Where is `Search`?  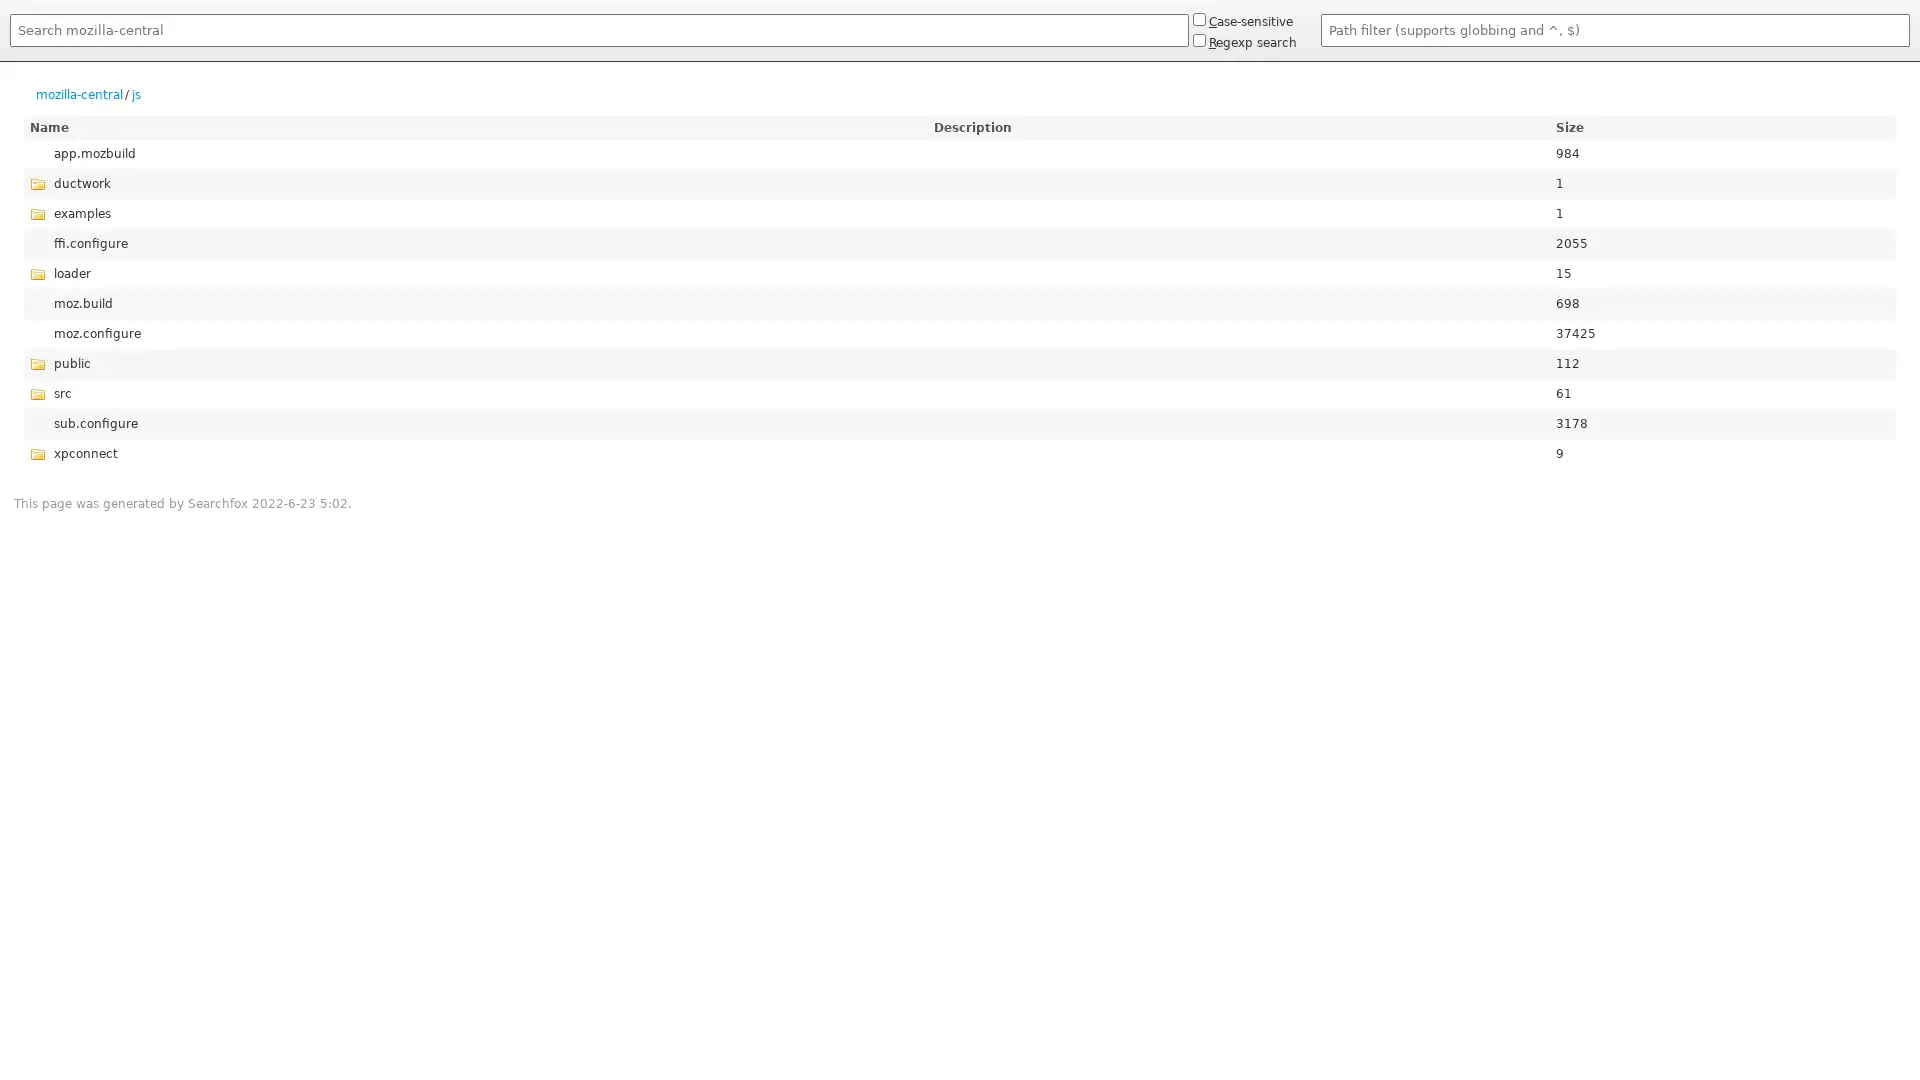
Search is located at coordinates (9, 50).